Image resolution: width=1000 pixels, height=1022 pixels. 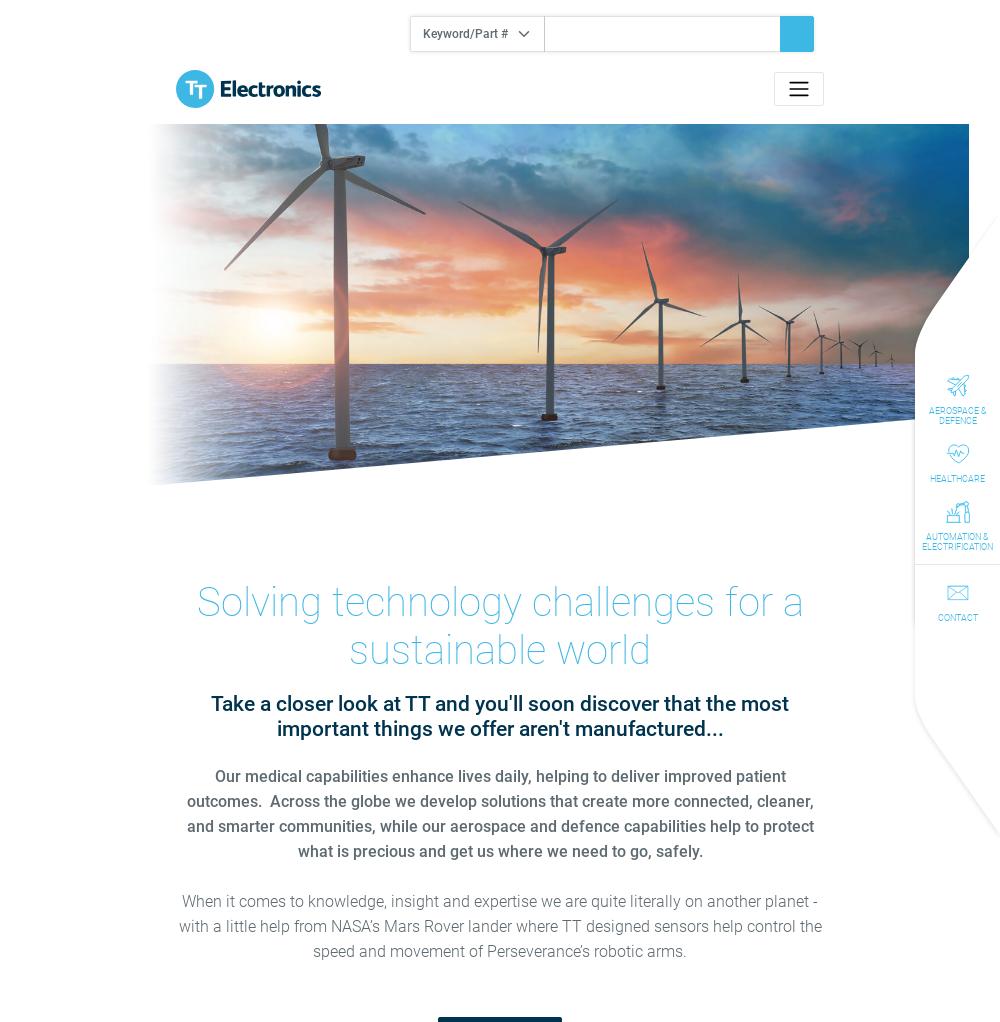 What do you see at coordinates (498, 379) in the screenshot?
I see `'Details'` at bounding box center [498, 379].